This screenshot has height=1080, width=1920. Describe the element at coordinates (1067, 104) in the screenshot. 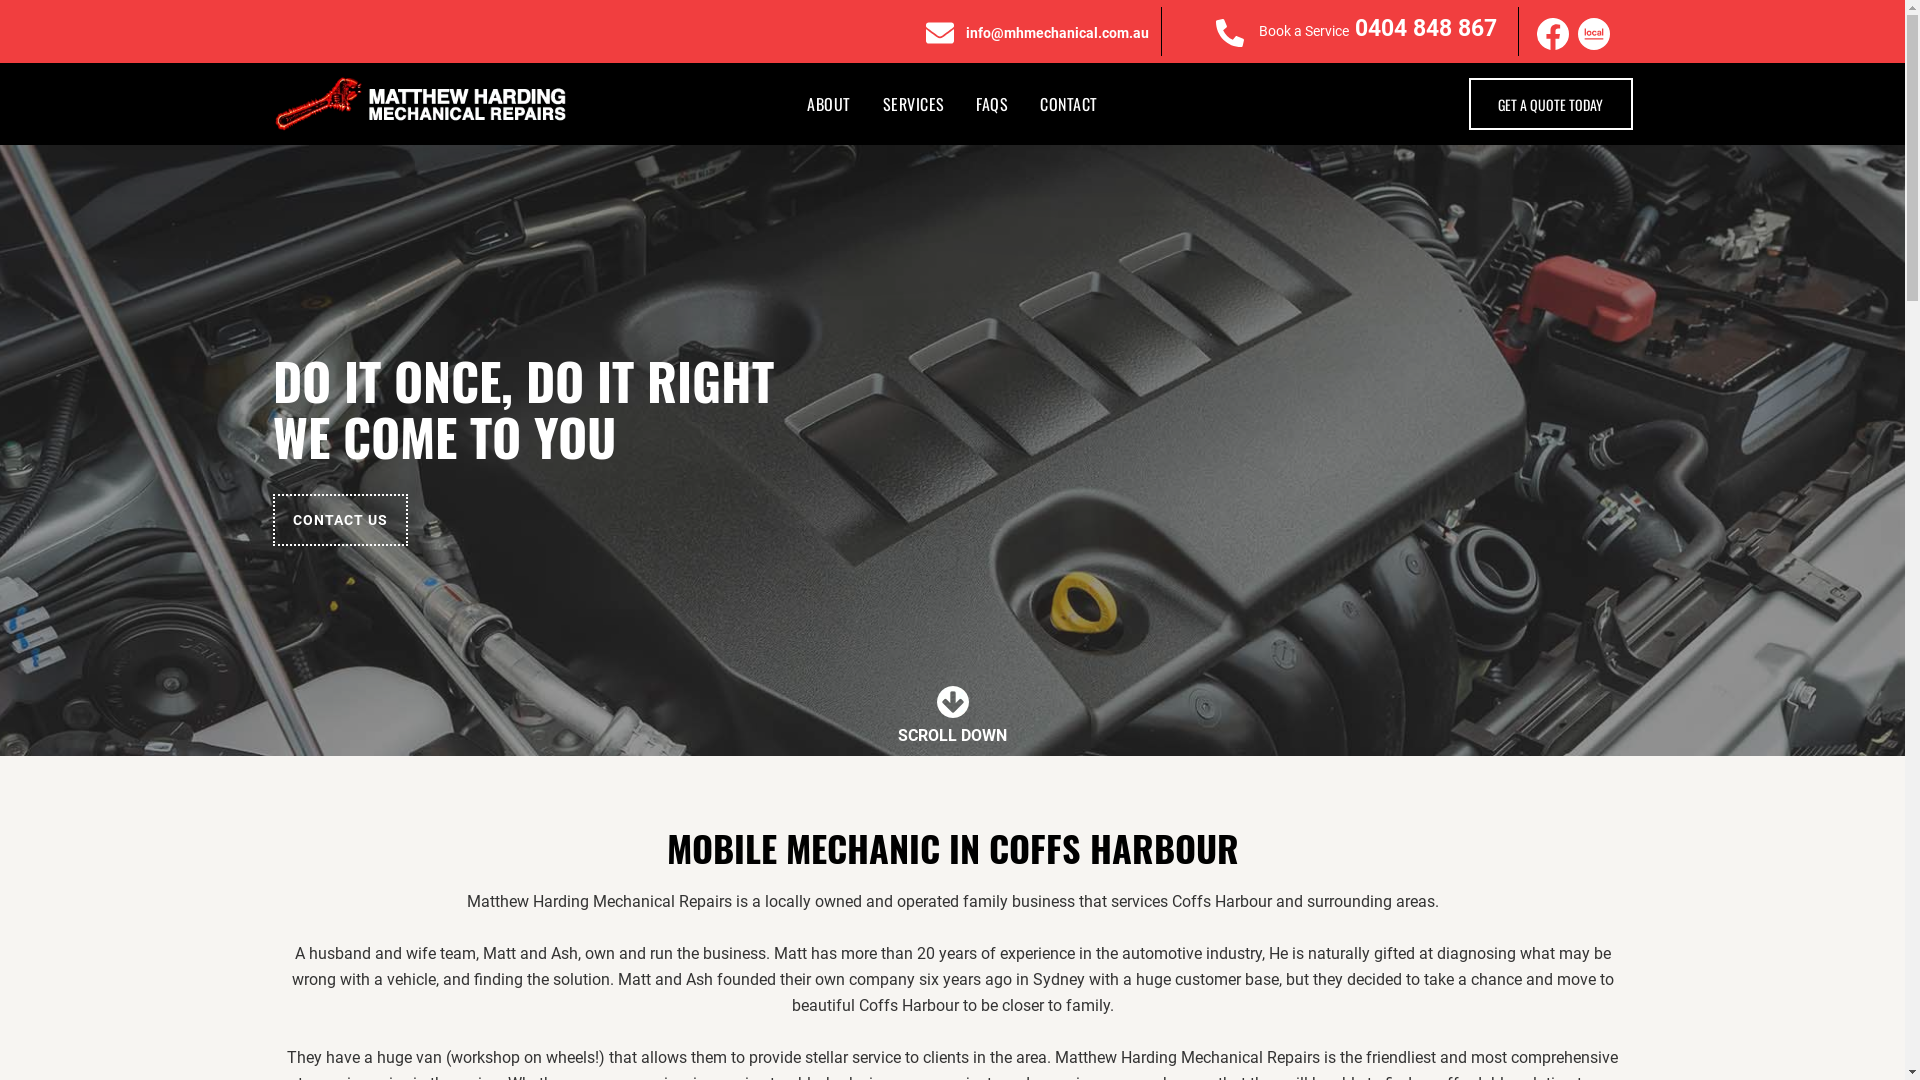

I see `'CONTACT'` at that location.